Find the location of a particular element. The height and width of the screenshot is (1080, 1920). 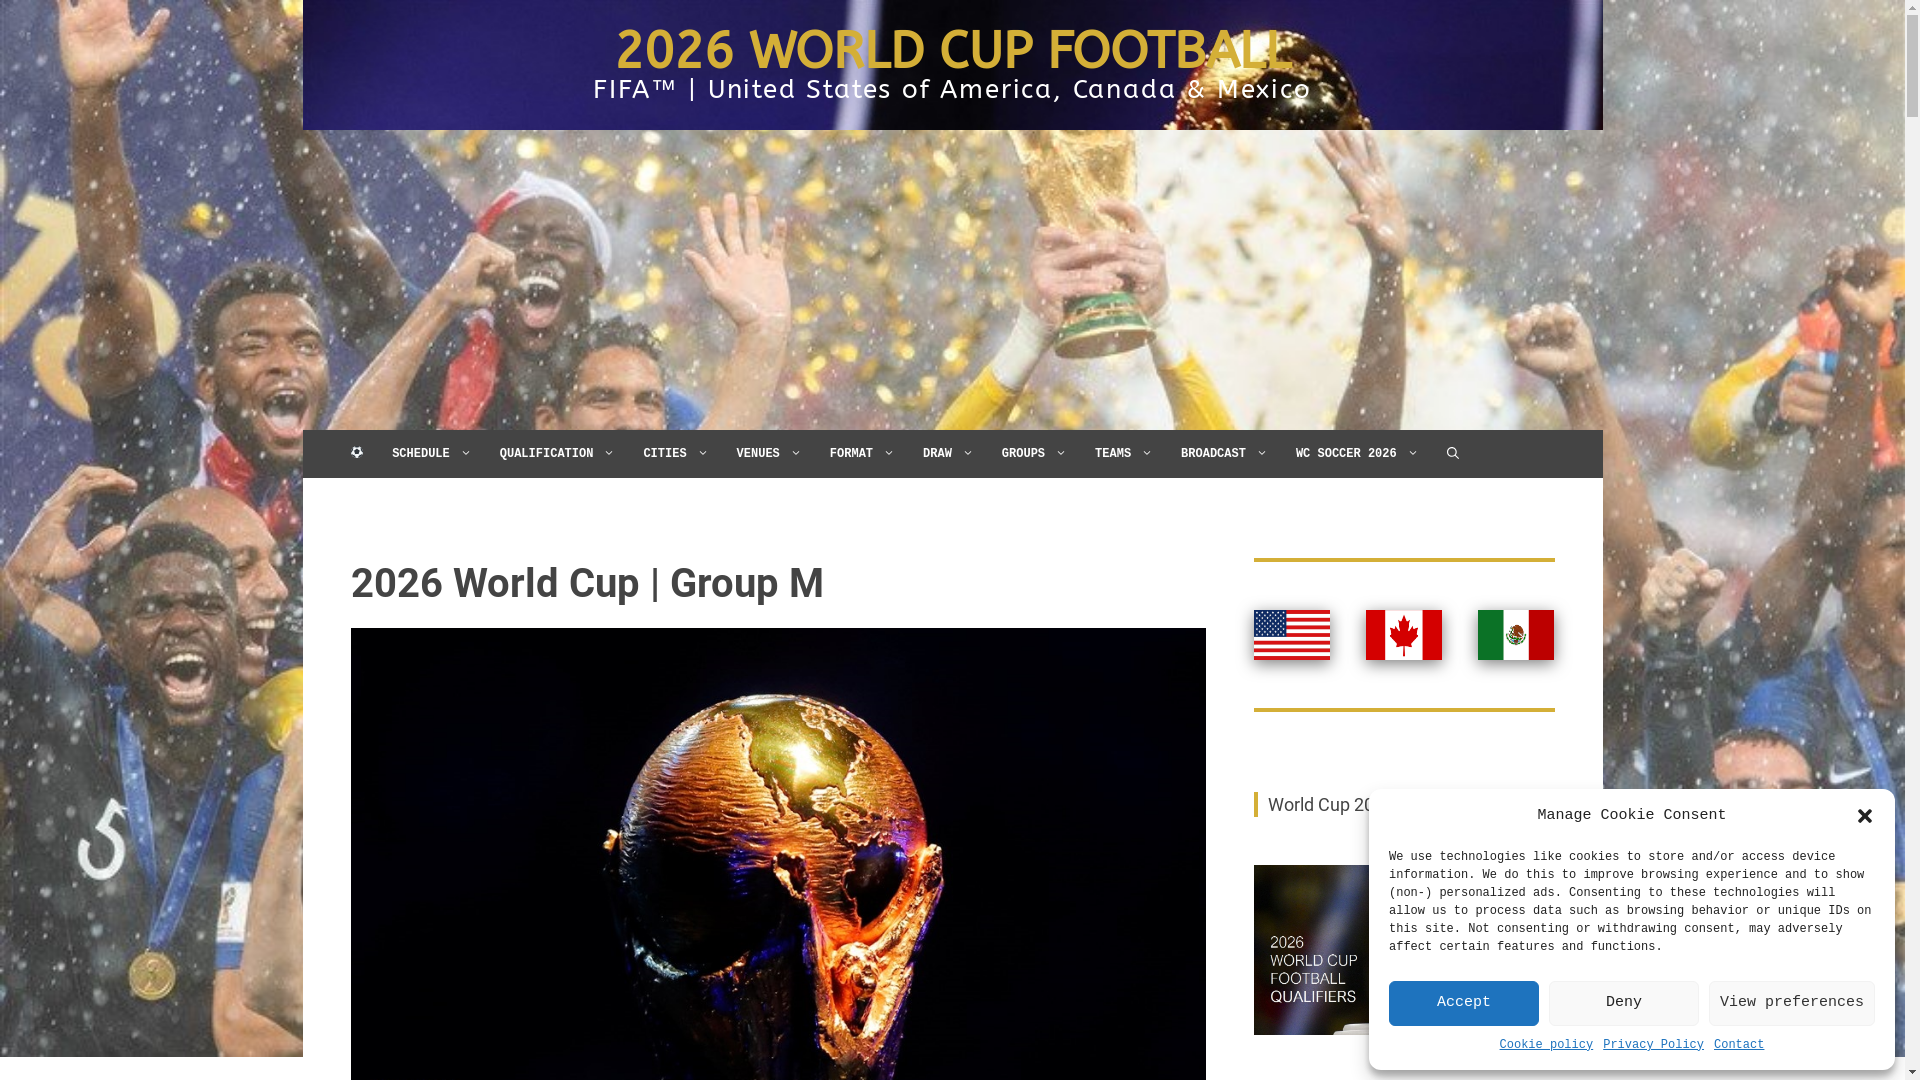

'CITIES' is located at coordinates (675, 454).